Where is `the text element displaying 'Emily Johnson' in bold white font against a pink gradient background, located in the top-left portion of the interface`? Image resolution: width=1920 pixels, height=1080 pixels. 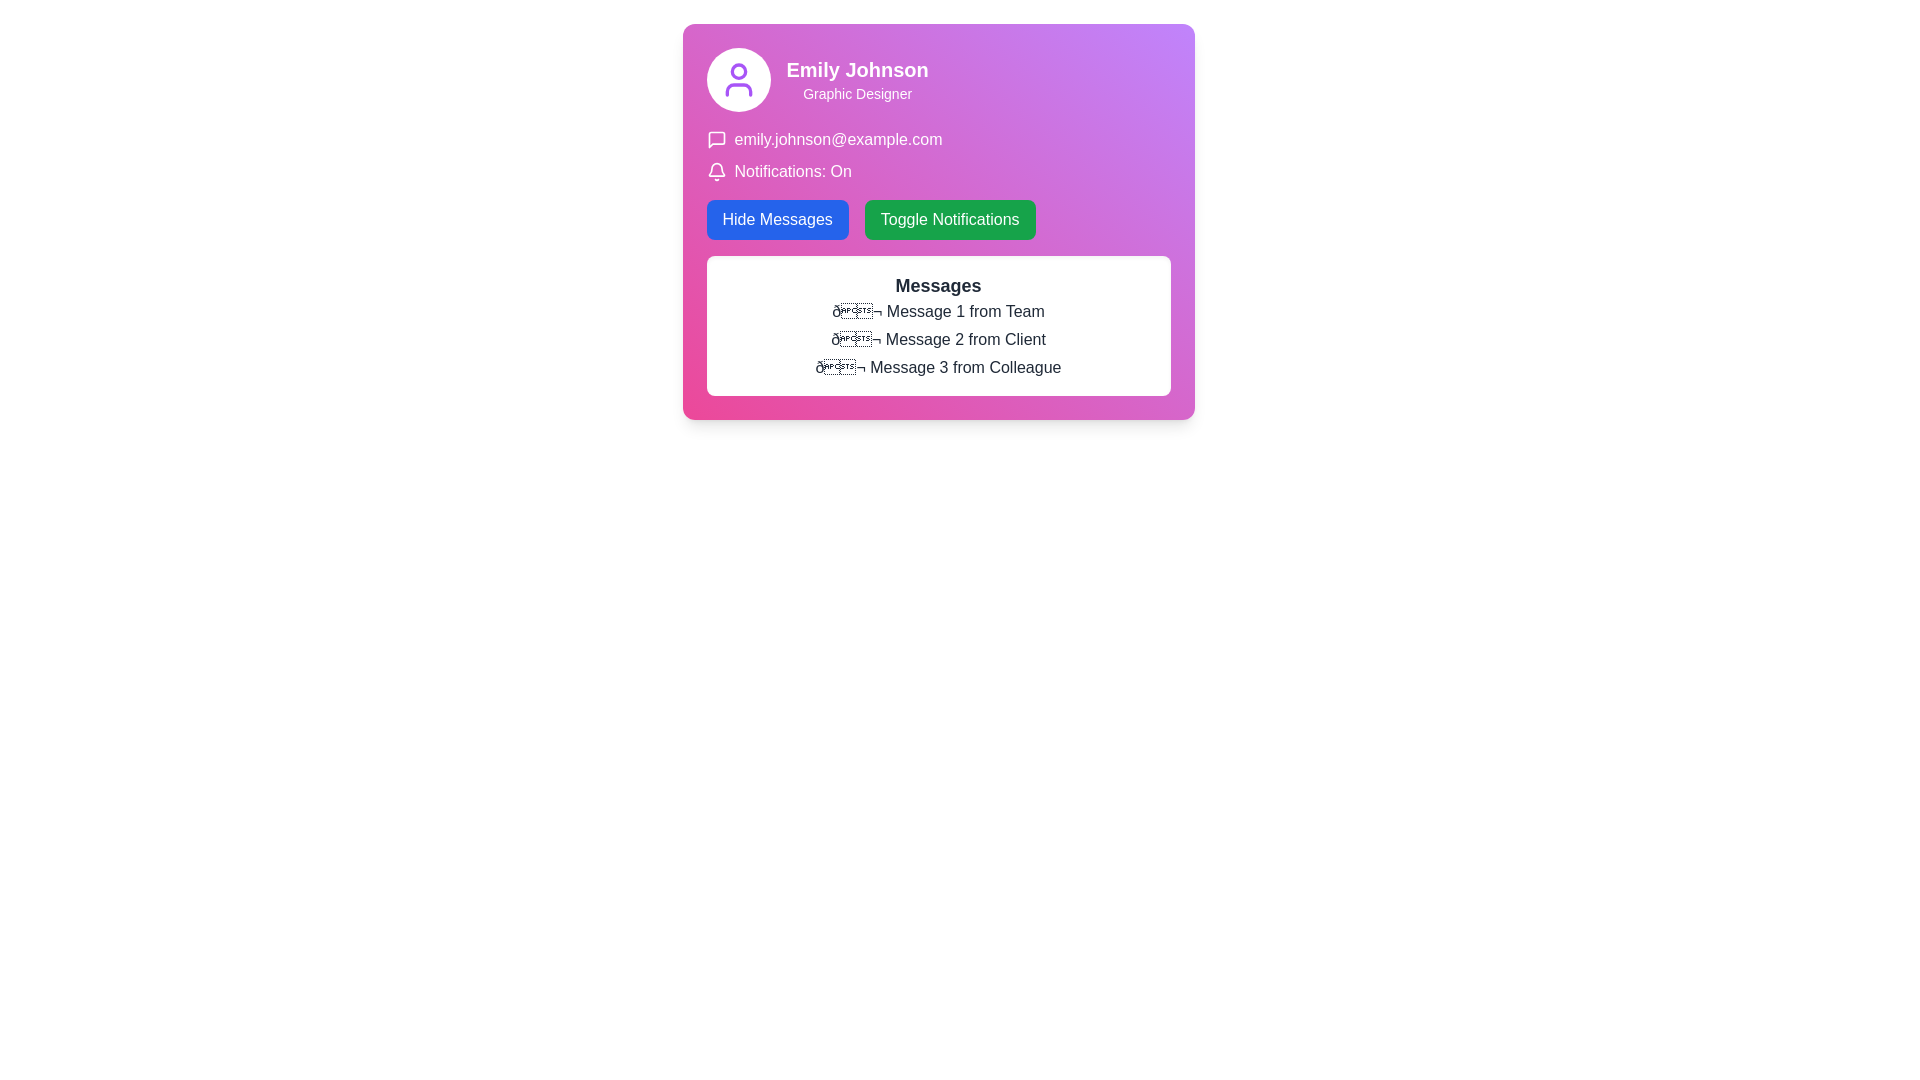
the text element displaying 'Emily Johnson' in bold white font against a pink gradient background, located in the top-left portion of the interface is located at coordinates (857, 68).